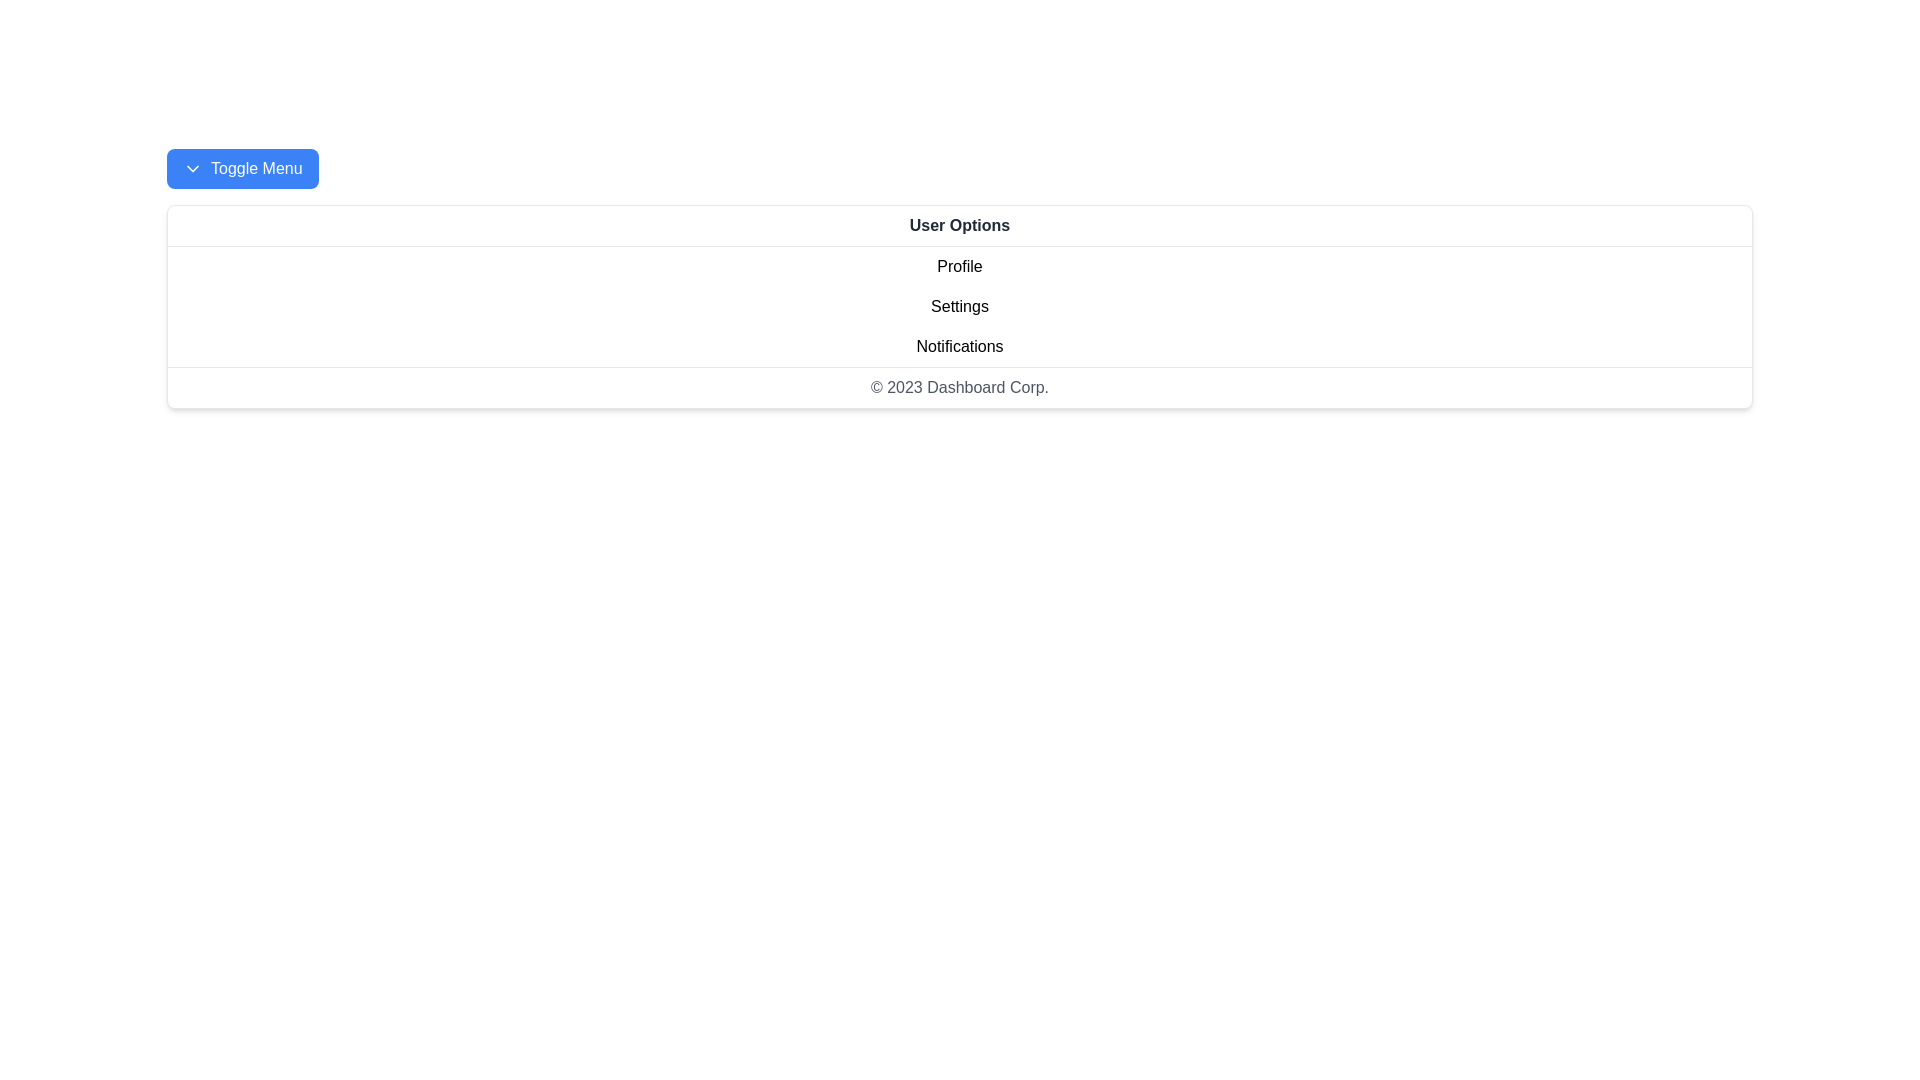  What do you see at coordinates (960, 265) in the screenshot?
I see `the Profile from the User Options drawer` at bounding box center [960, 265].